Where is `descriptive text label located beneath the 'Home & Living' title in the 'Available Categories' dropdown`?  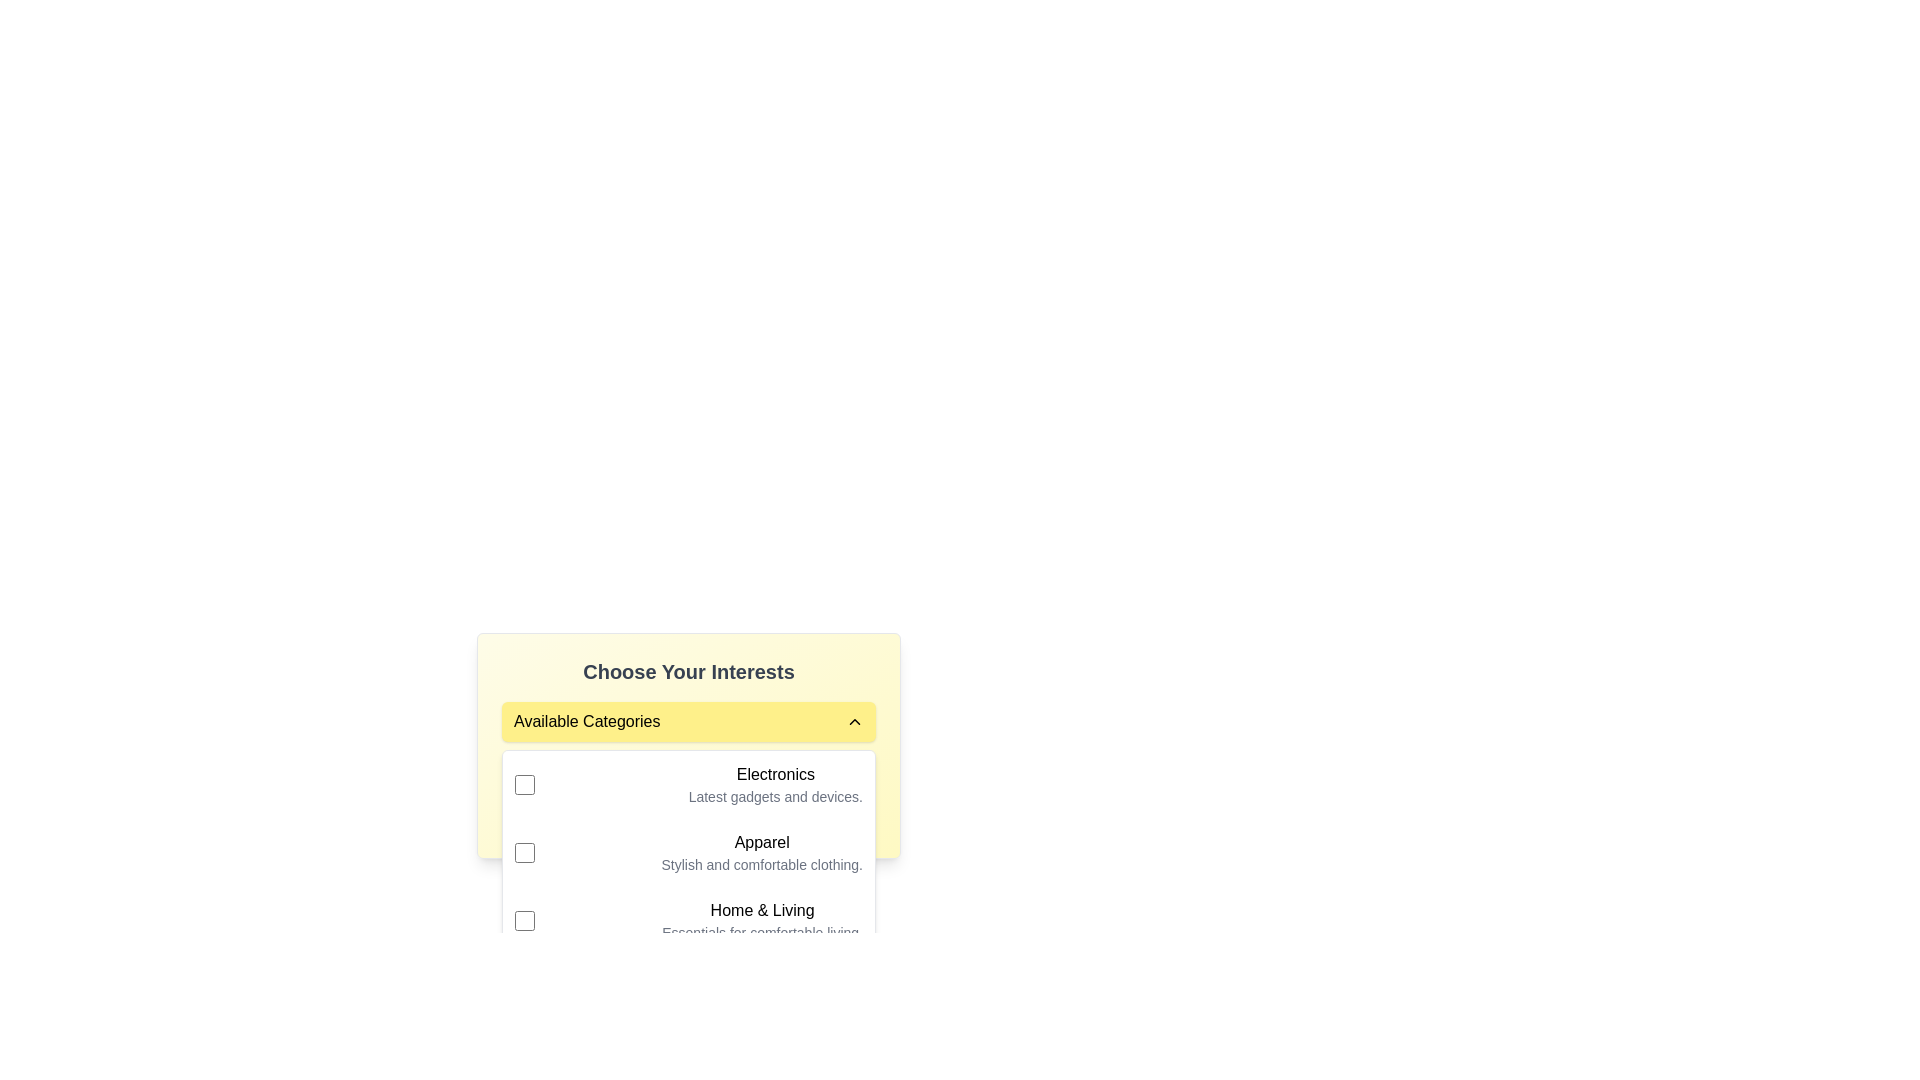 descriptive text label located beneath the 'Home & Living' title in the 'Available Categories' dropdown is located at coordinates (761, 933).